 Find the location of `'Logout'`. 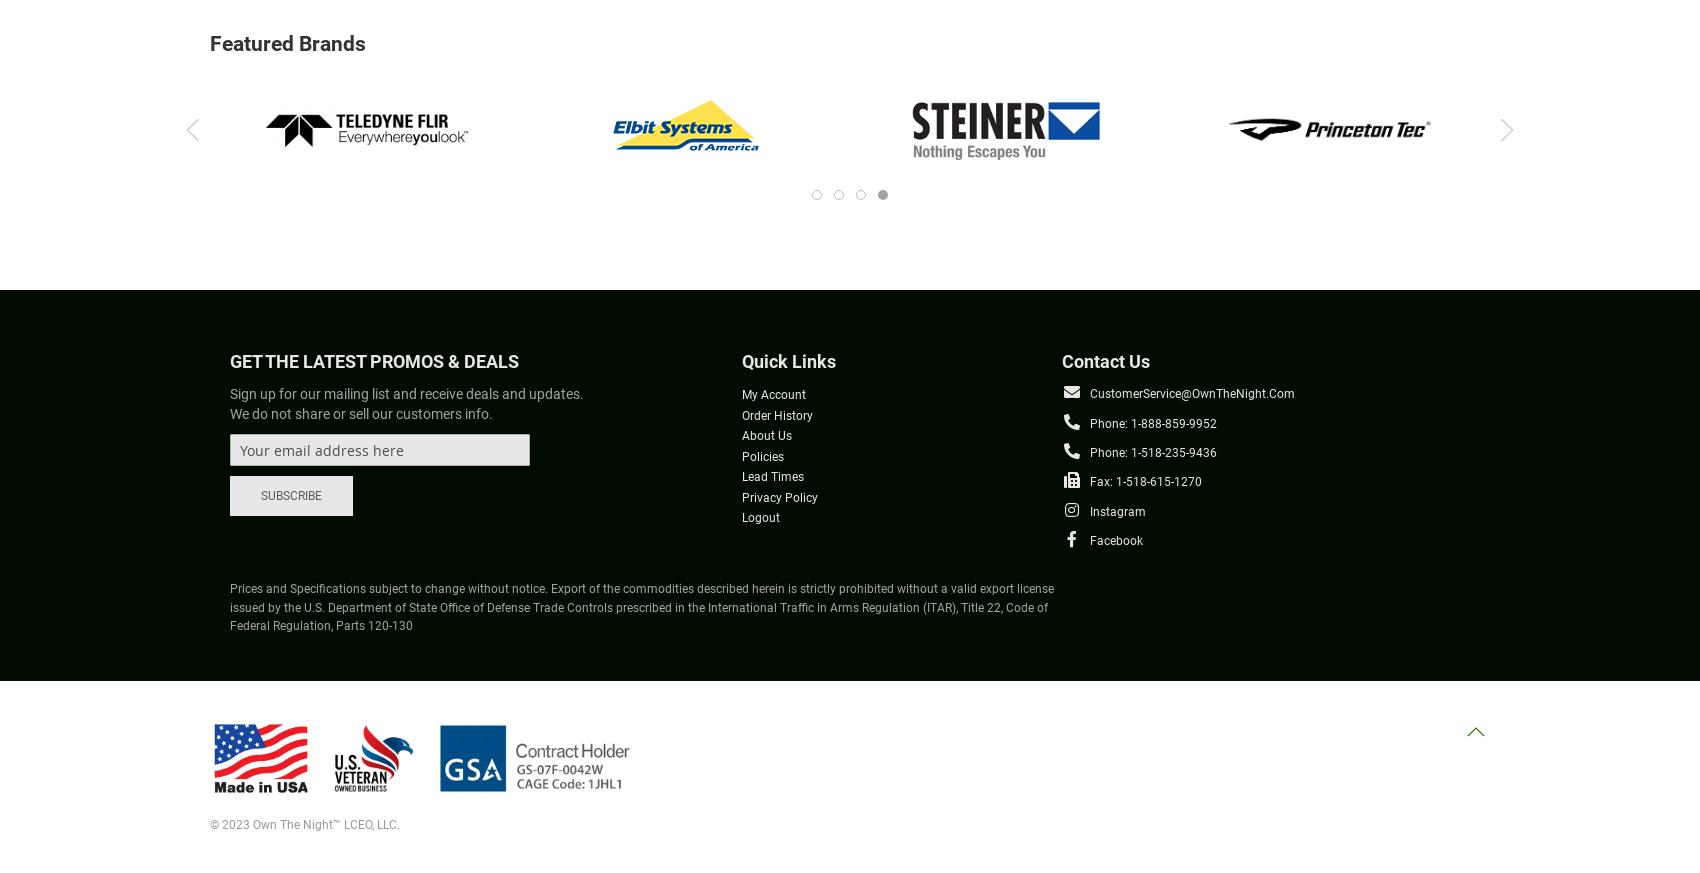

'Logout' is located at coordinates (759, 518).